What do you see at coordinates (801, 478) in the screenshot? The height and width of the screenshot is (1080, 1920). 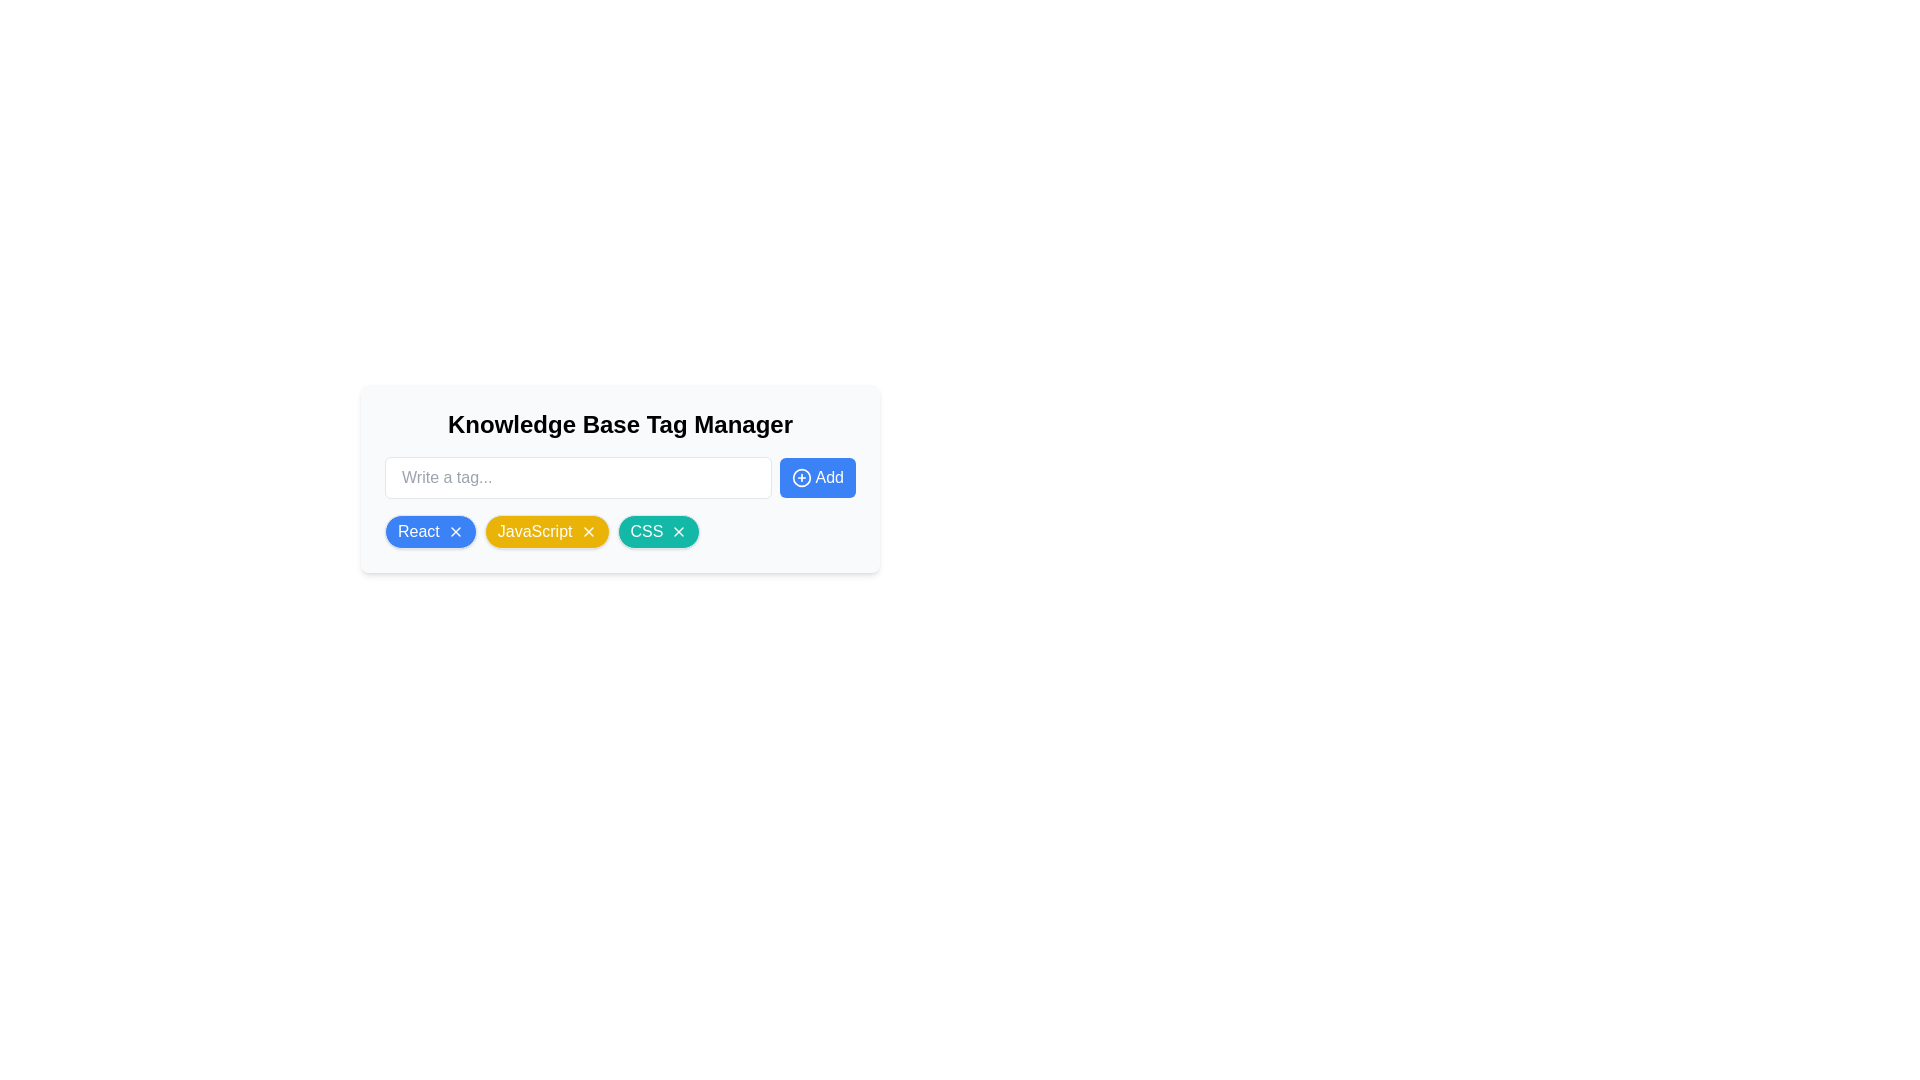 I see `the 'Add' icon located to the left of the 'Add' text to trigger a tooltip or visual feedback` at bounding box center [801, 478].